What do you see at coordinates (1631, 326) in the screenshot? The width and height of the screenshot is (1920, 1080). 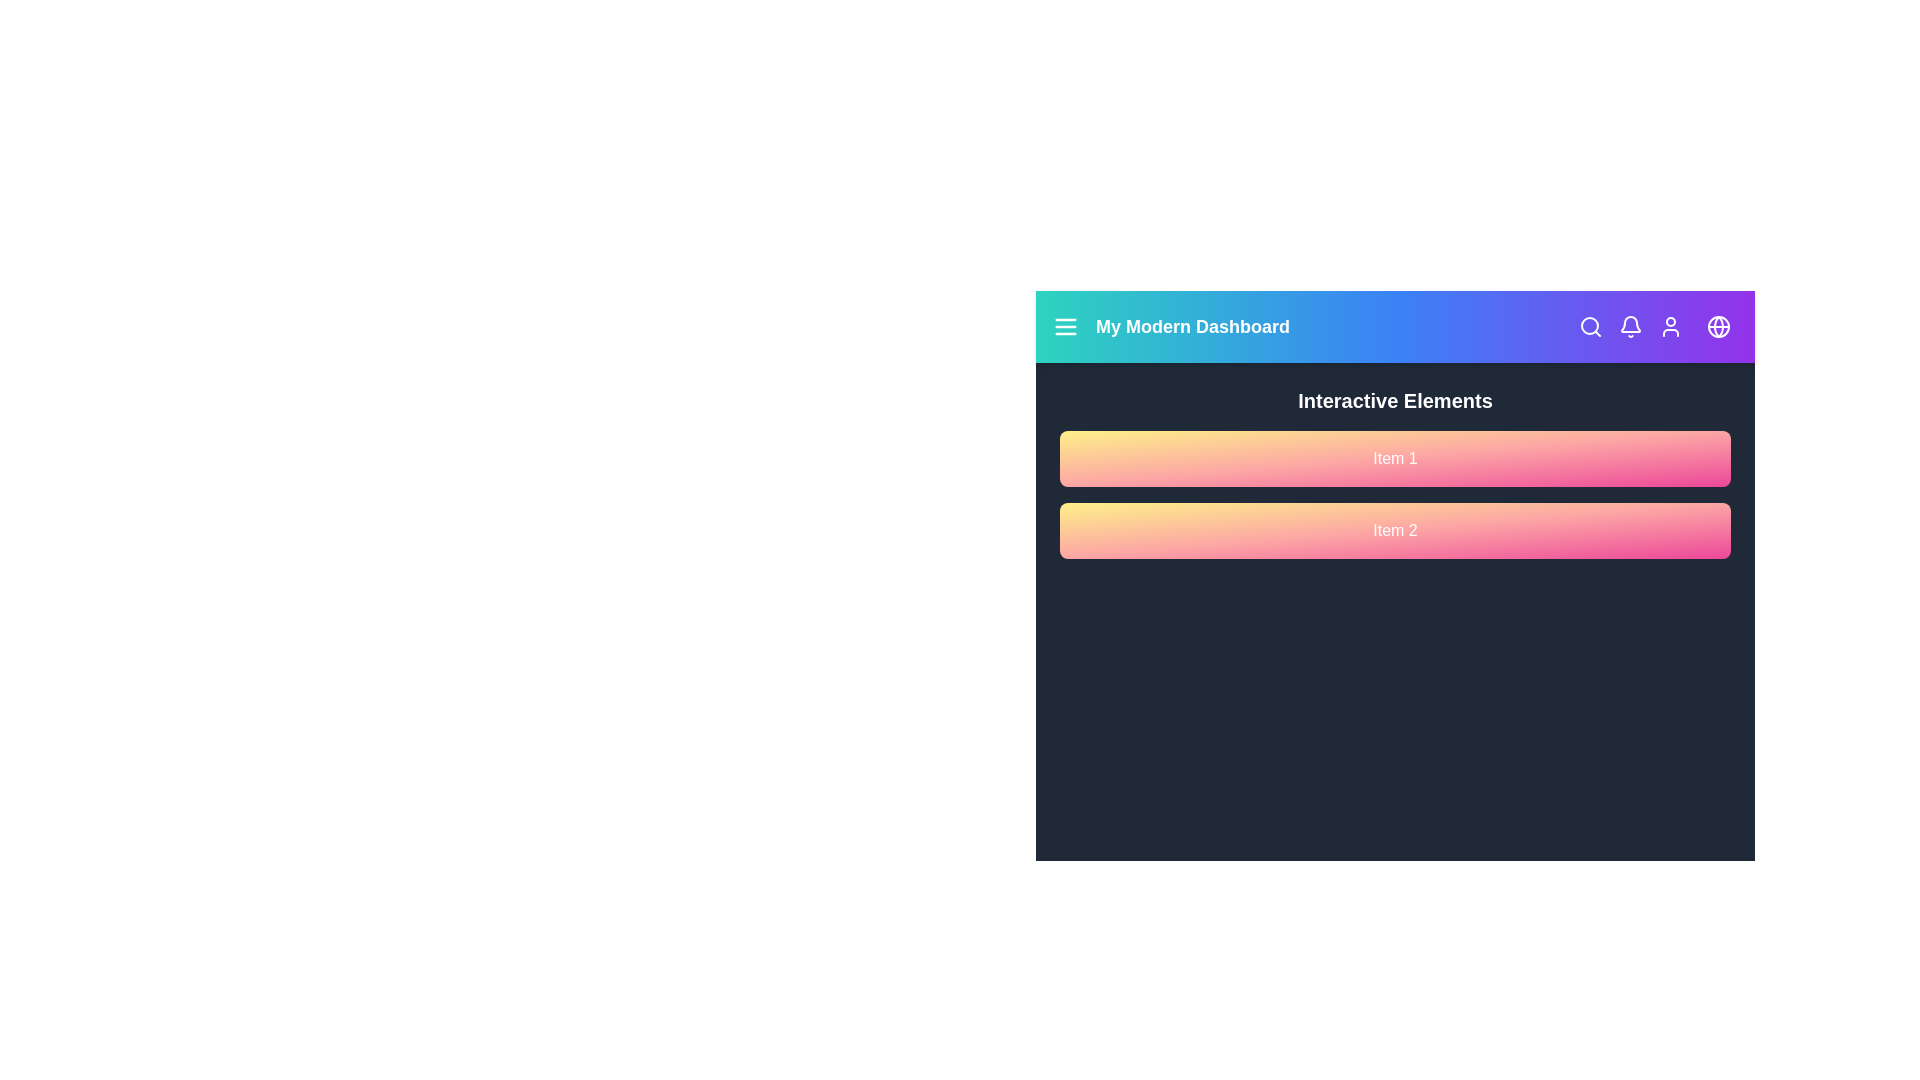 I see `the bell icon to view notifications` at bounding box center [1631, 326].